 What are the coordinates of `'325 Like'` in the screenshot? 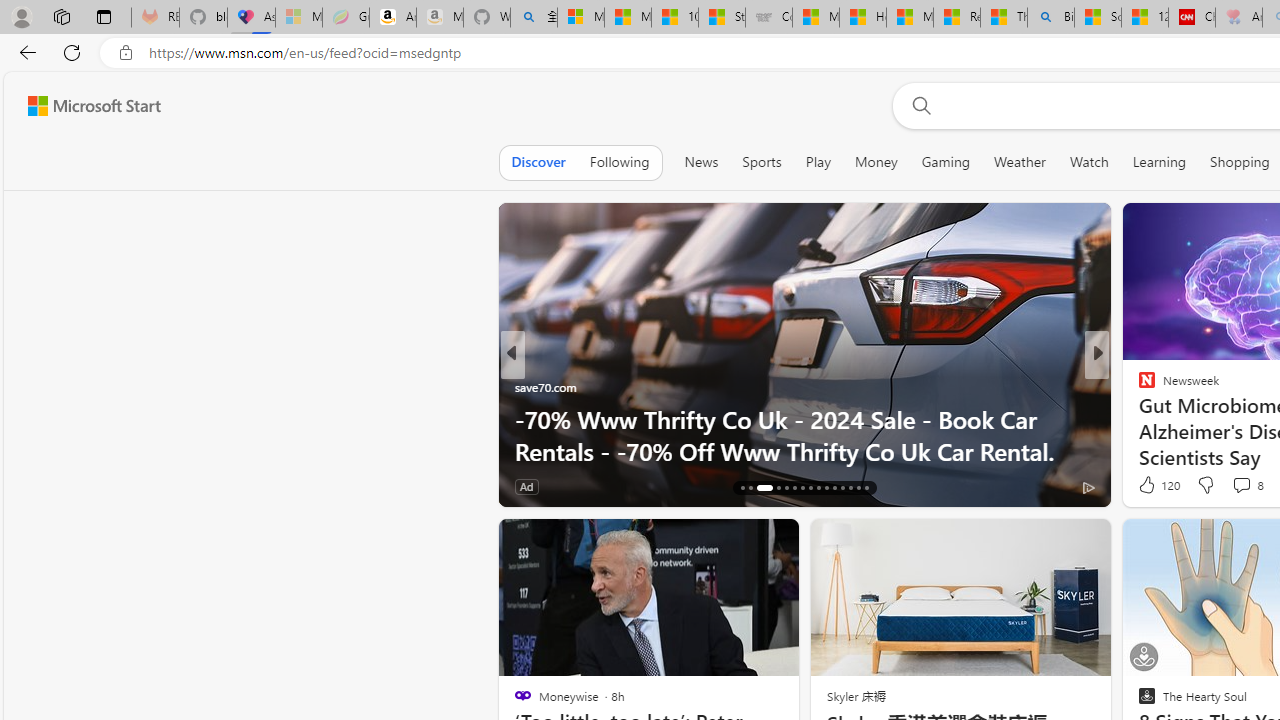 It's located at (1152, 486).